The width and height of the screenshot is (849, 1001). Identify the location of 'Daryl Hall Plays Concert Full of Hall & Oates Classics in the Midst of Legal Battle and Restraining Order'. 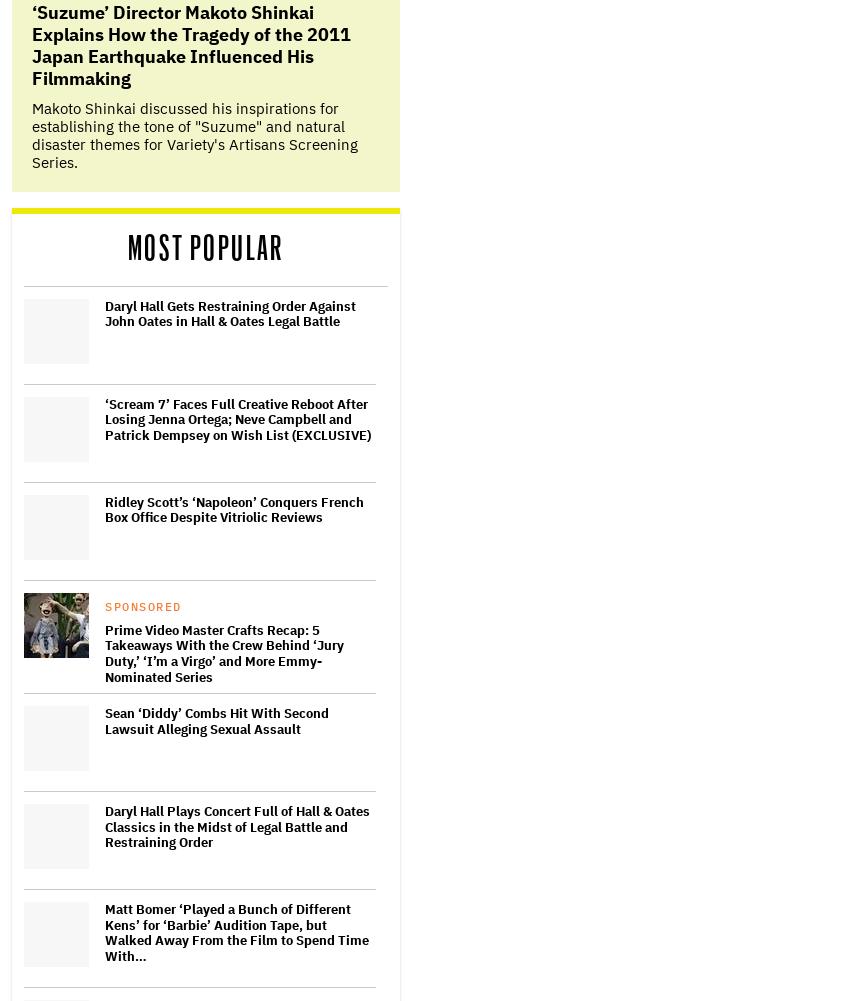
(237, 826).